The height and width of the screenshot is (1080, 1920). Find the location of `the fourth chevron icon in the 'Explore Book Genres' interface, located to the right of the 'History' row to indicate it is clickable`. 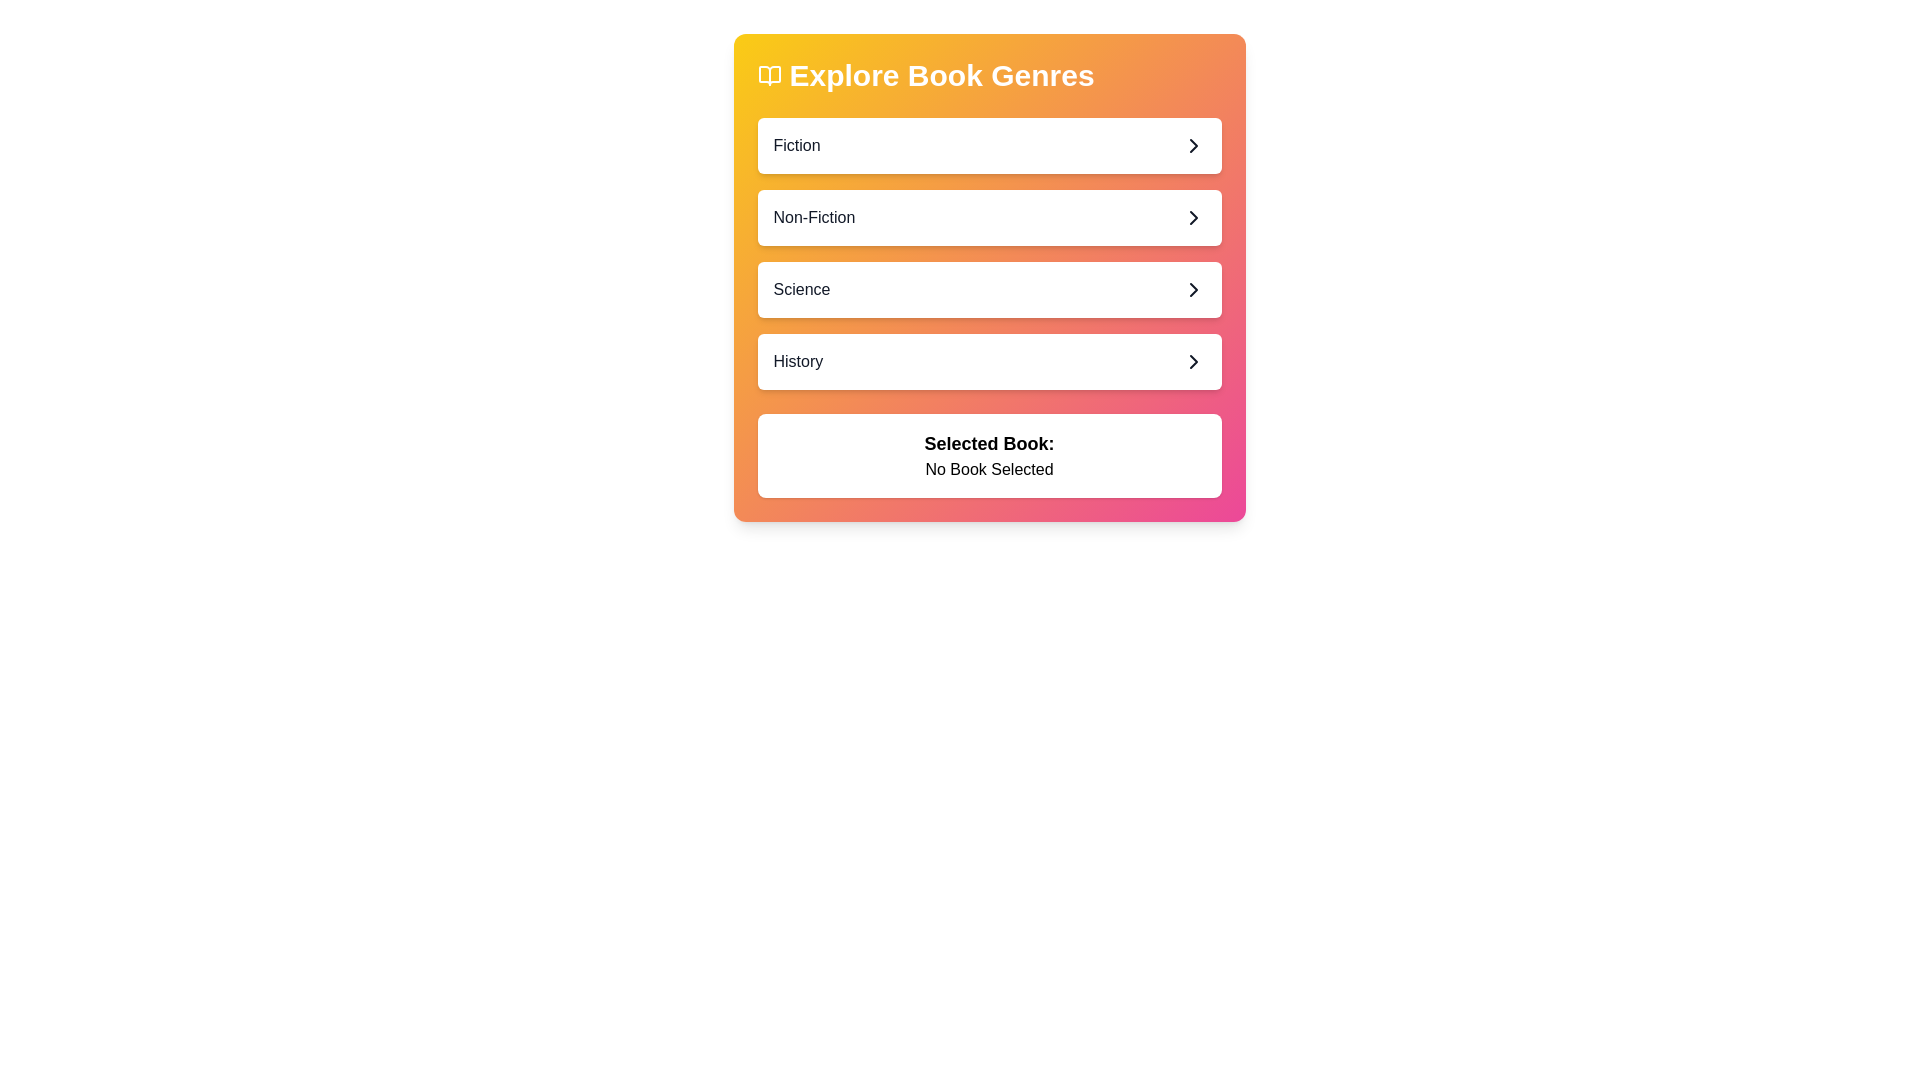

the fourth chevron icon in the 'Explore Book Genres' interface, located to the right of the 'History' row to indicate it is clickable is located at coordinates (1193, 362).